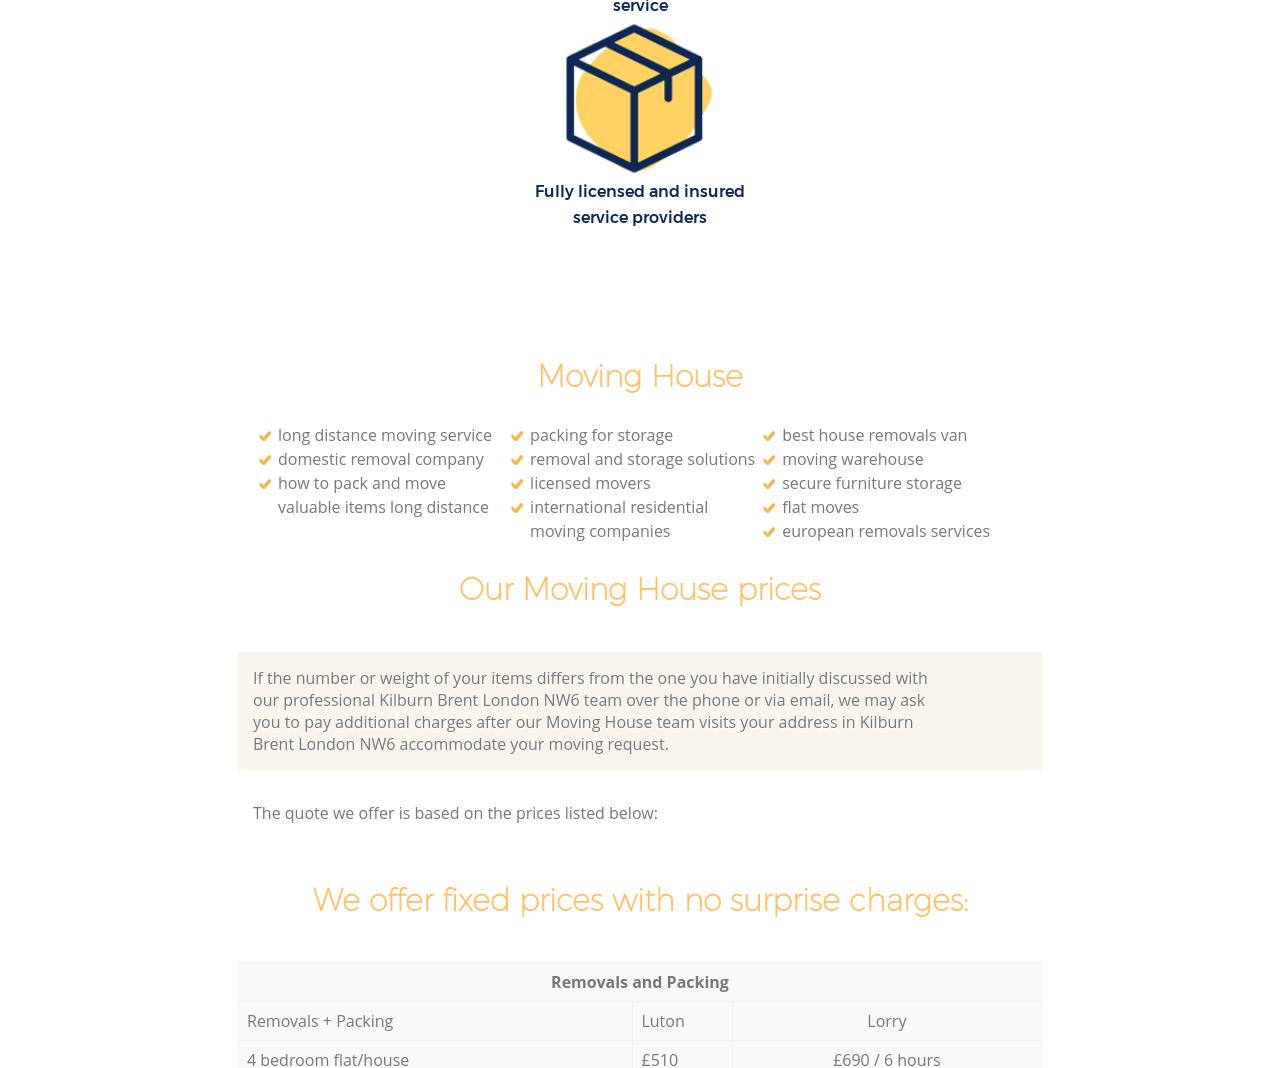 The image size is (1280, 1068). I want to click on 'Moving House', so click(536, 375).